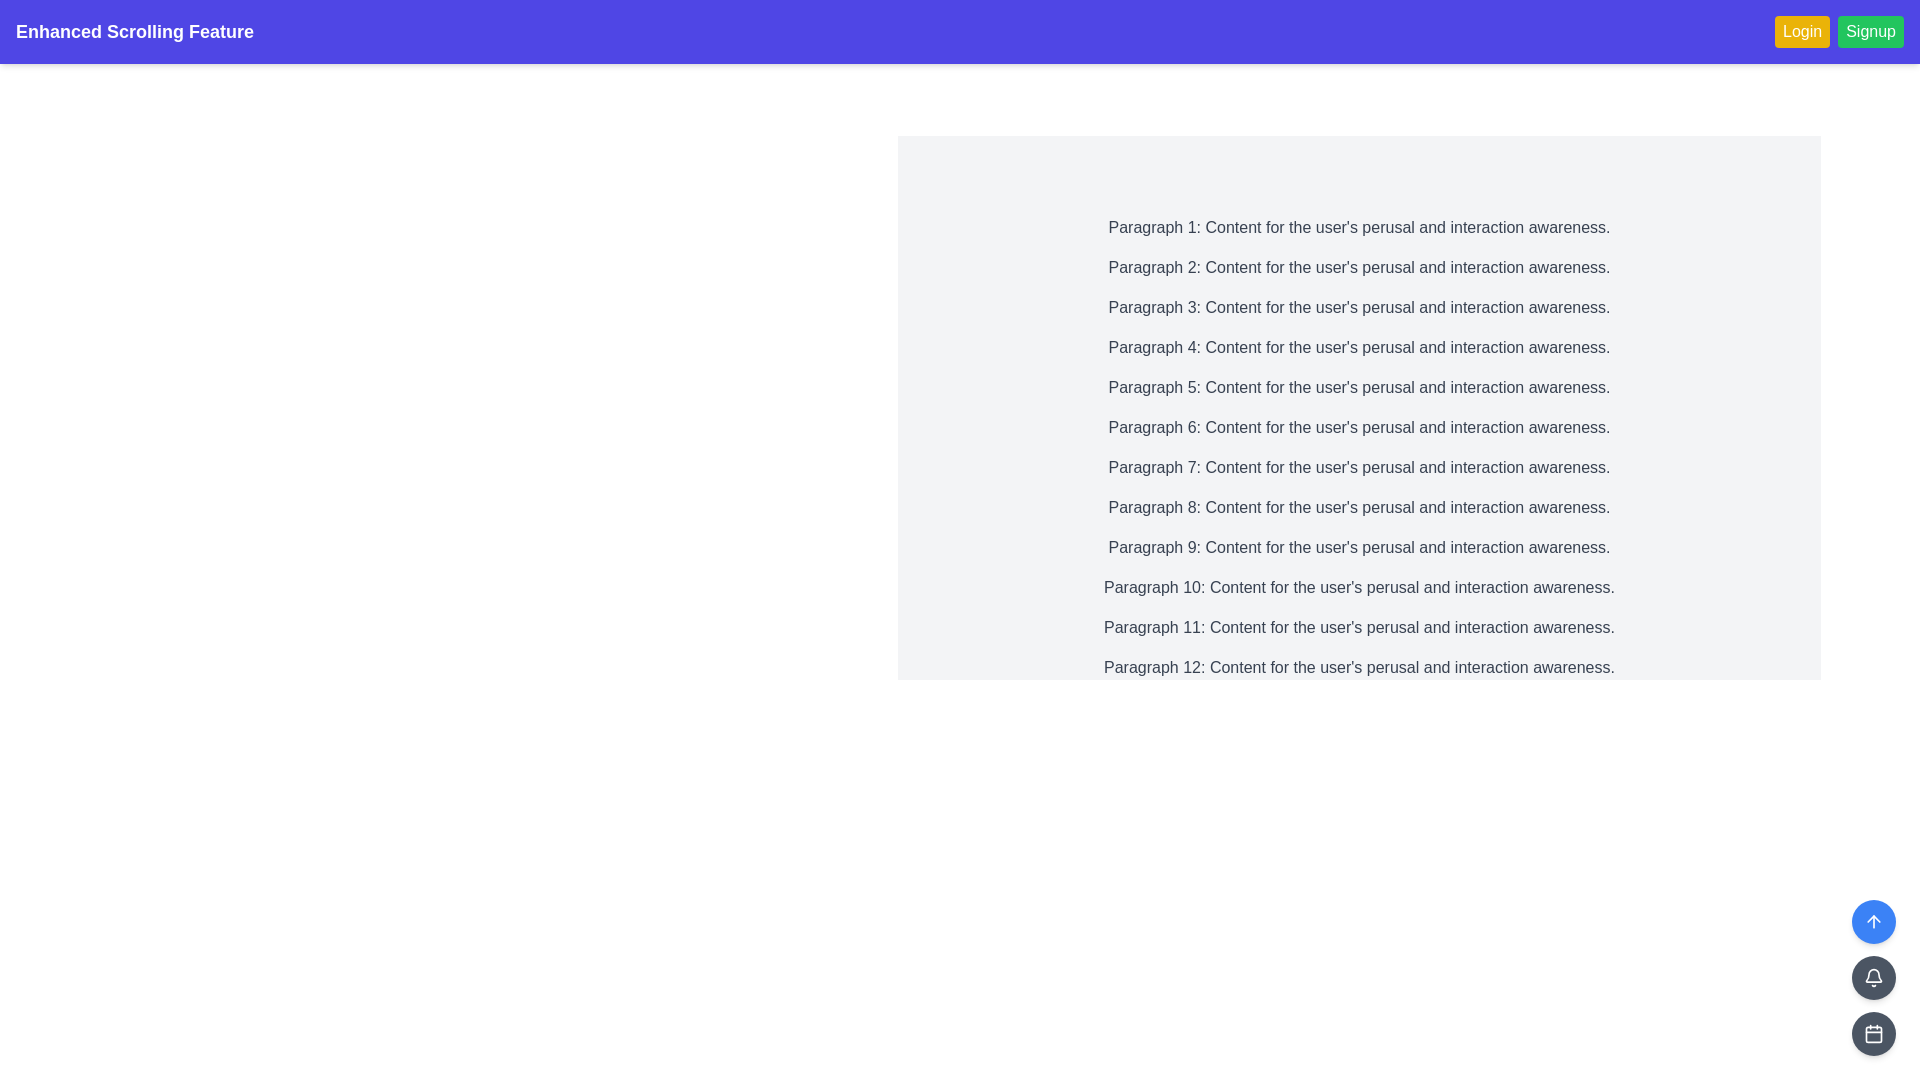 This screenshot has width=1920, height=1080. What do you see at coordinates (1359, 308) in the screenshot?
I see `the third paragraph text line that provides information to the user, located between 'Paragraph 2' and 'Paragraph 4'` at bounding box center [1359, 308].